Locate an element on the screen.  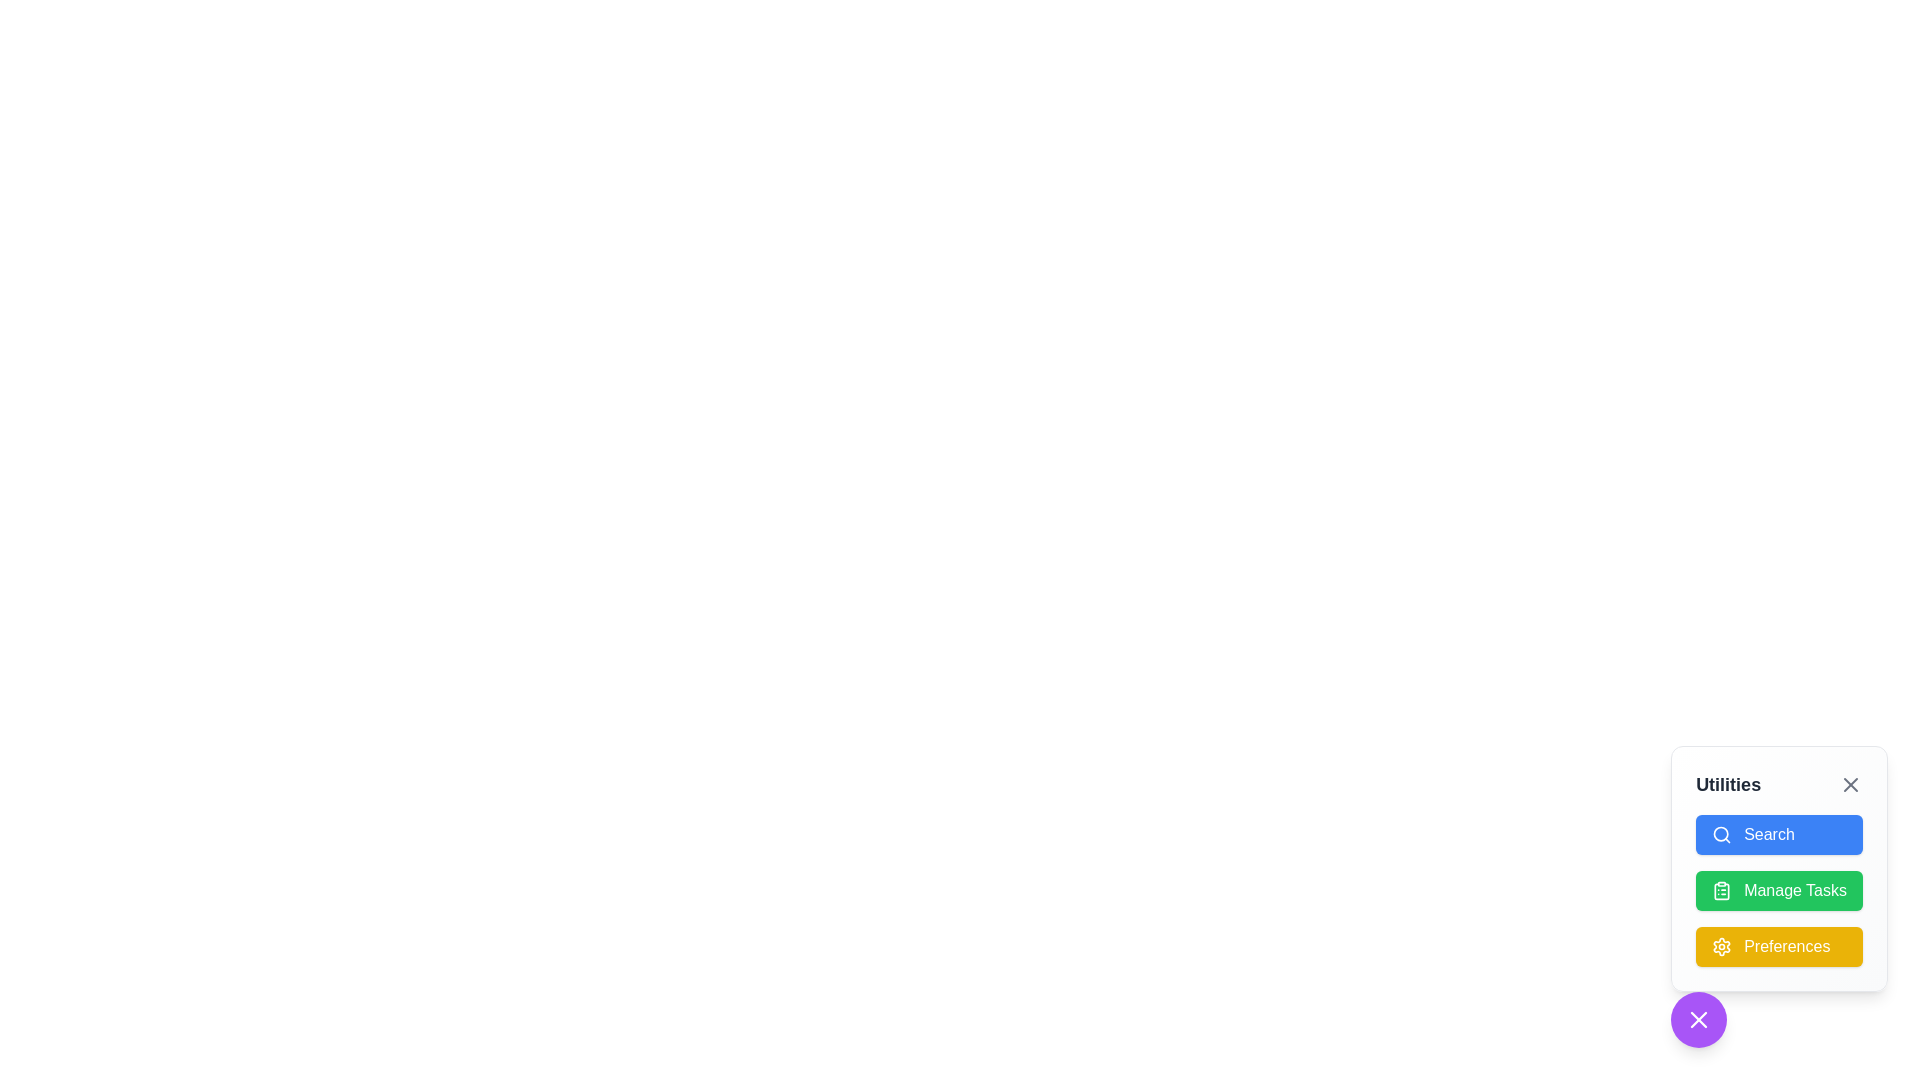
the circular portion of the search icon located at the top of the 'Search' button in the 'Utilities' section, positioned on the right side of the interface is located at coordinates (1720, 834).